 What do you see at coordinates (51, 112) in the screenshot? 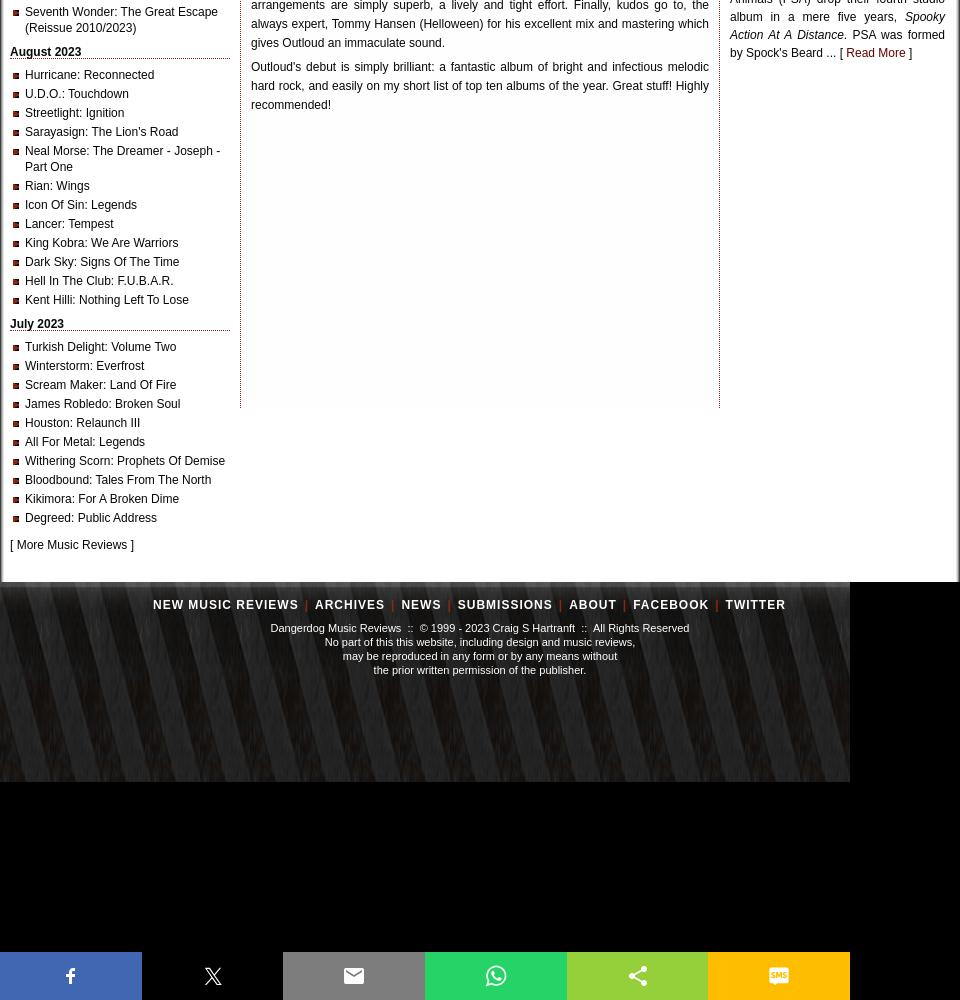
I see `'Streetlight'` at bounding box center [51, 112].